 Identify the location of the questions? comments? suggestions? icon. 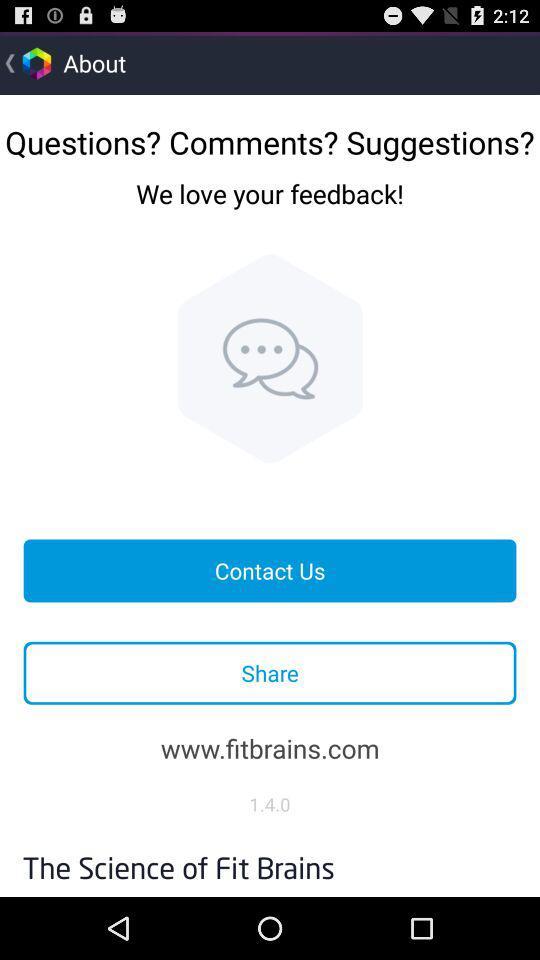
(270, 134).